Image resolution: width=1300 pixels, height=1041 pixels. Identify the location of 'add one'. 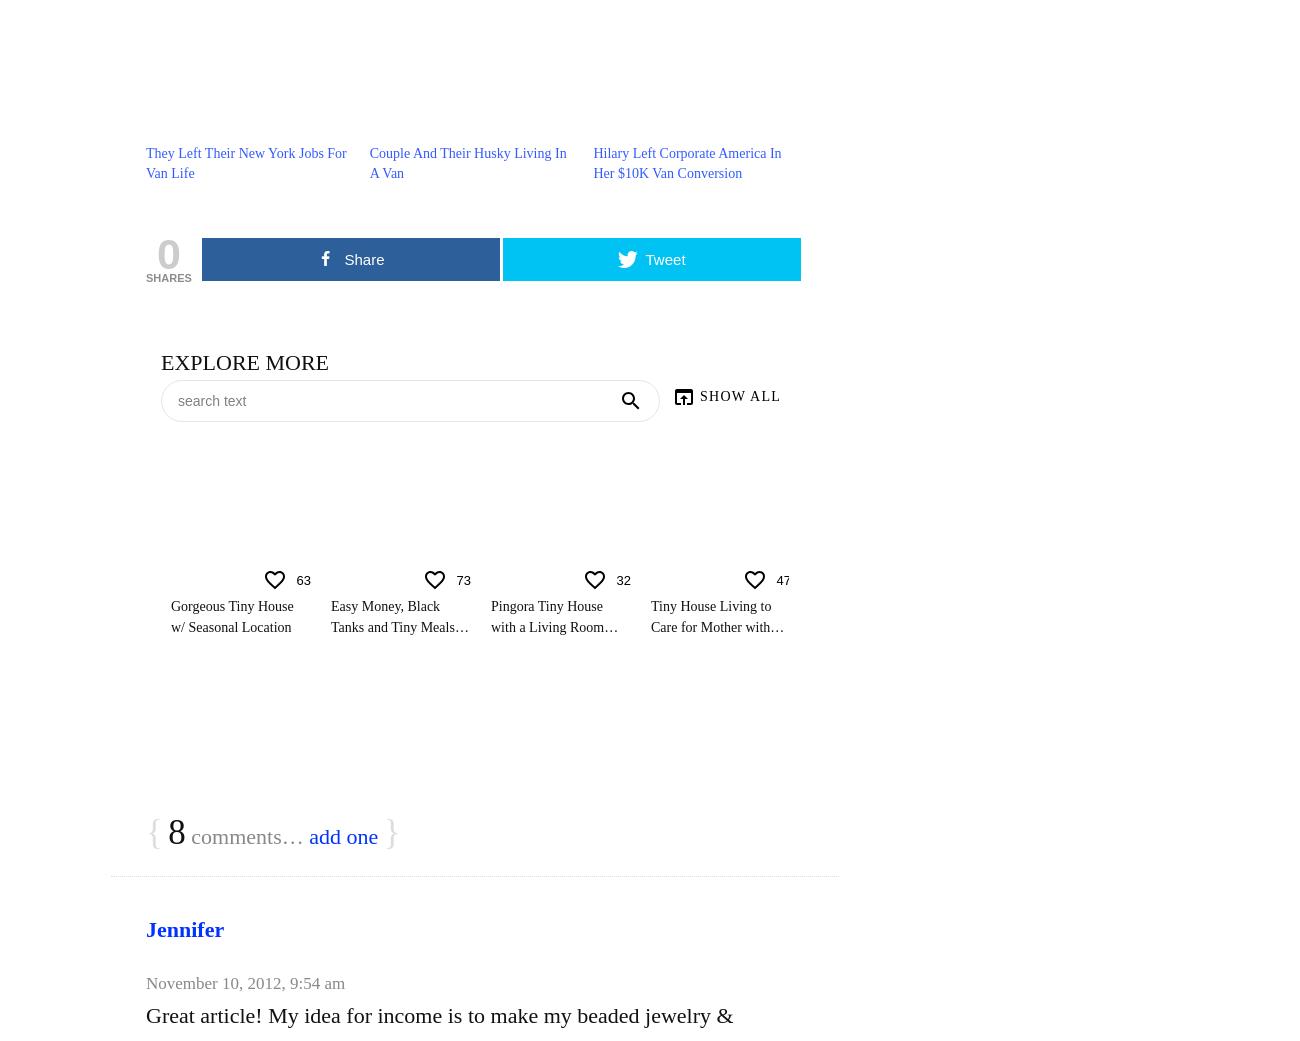
(309, 835).